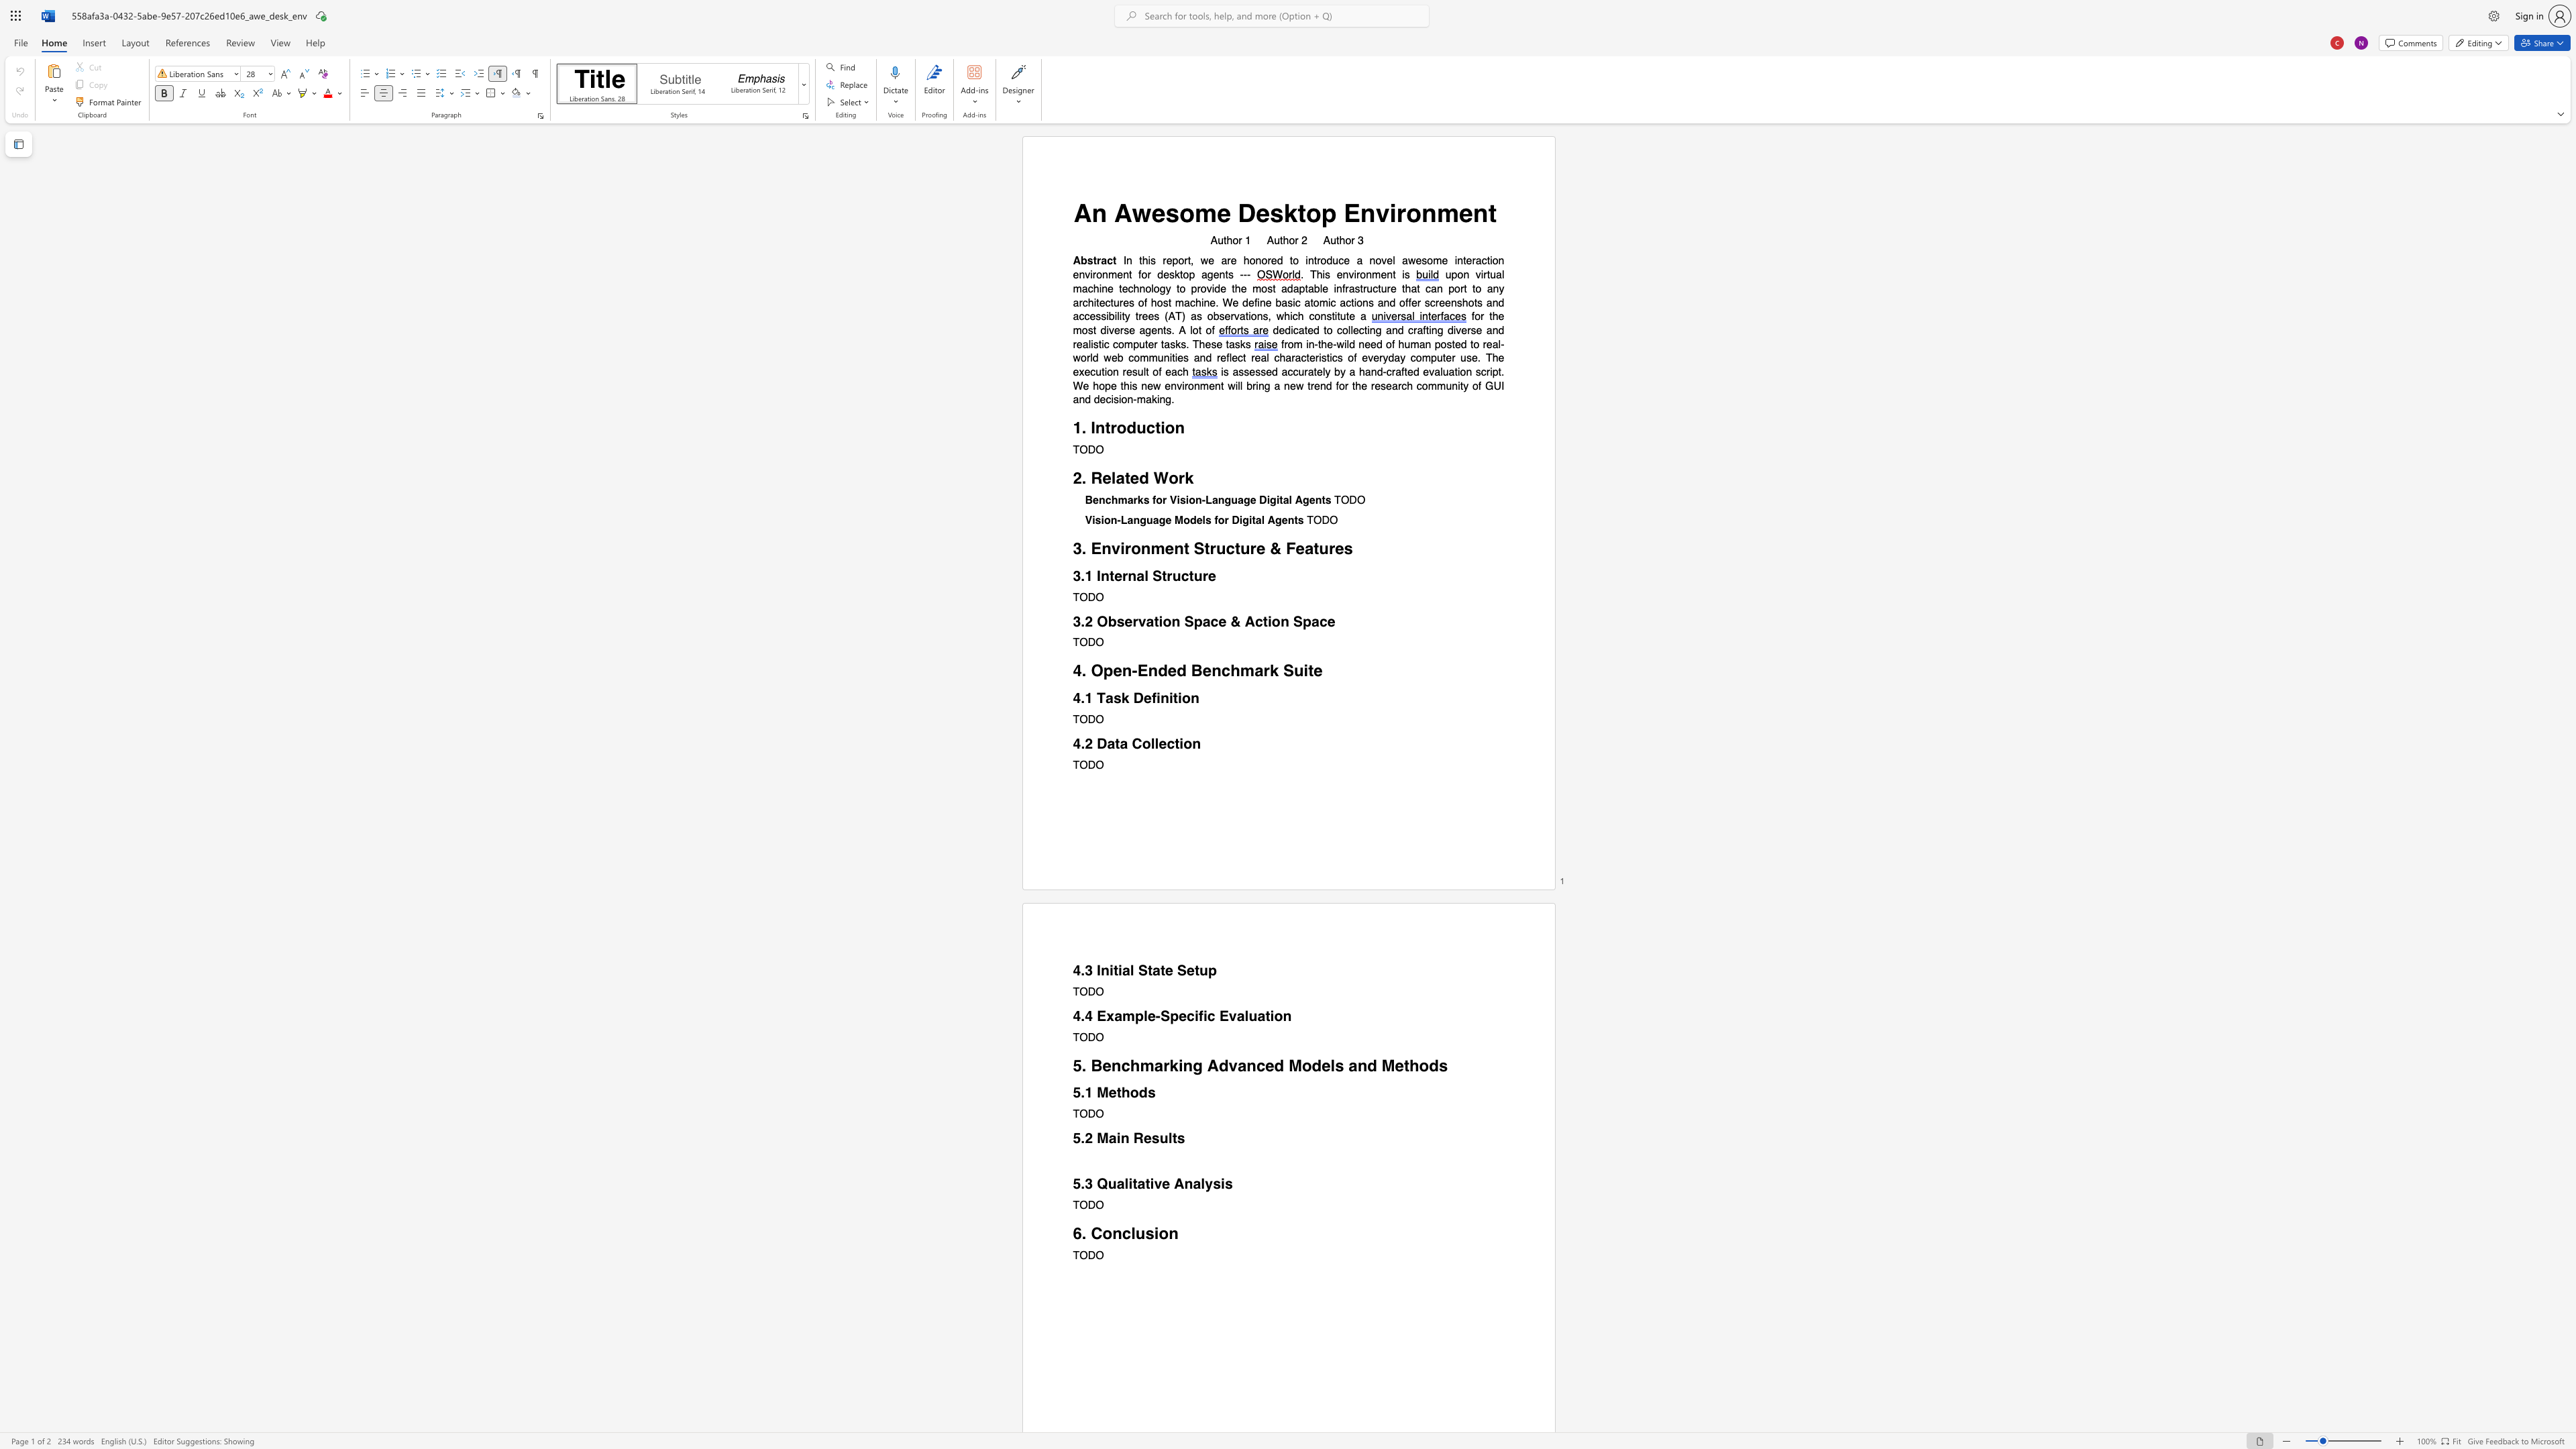 The height and width of the screenshot is (1449, 2576). Describe the element at coordinates (1491, 329) in the screenshot. I see `the subset text "nd realistic computer tasks. These t" within the text "dedicated to collecting and crafting diverse and realistic computer tasks. These tasks"` at that location.